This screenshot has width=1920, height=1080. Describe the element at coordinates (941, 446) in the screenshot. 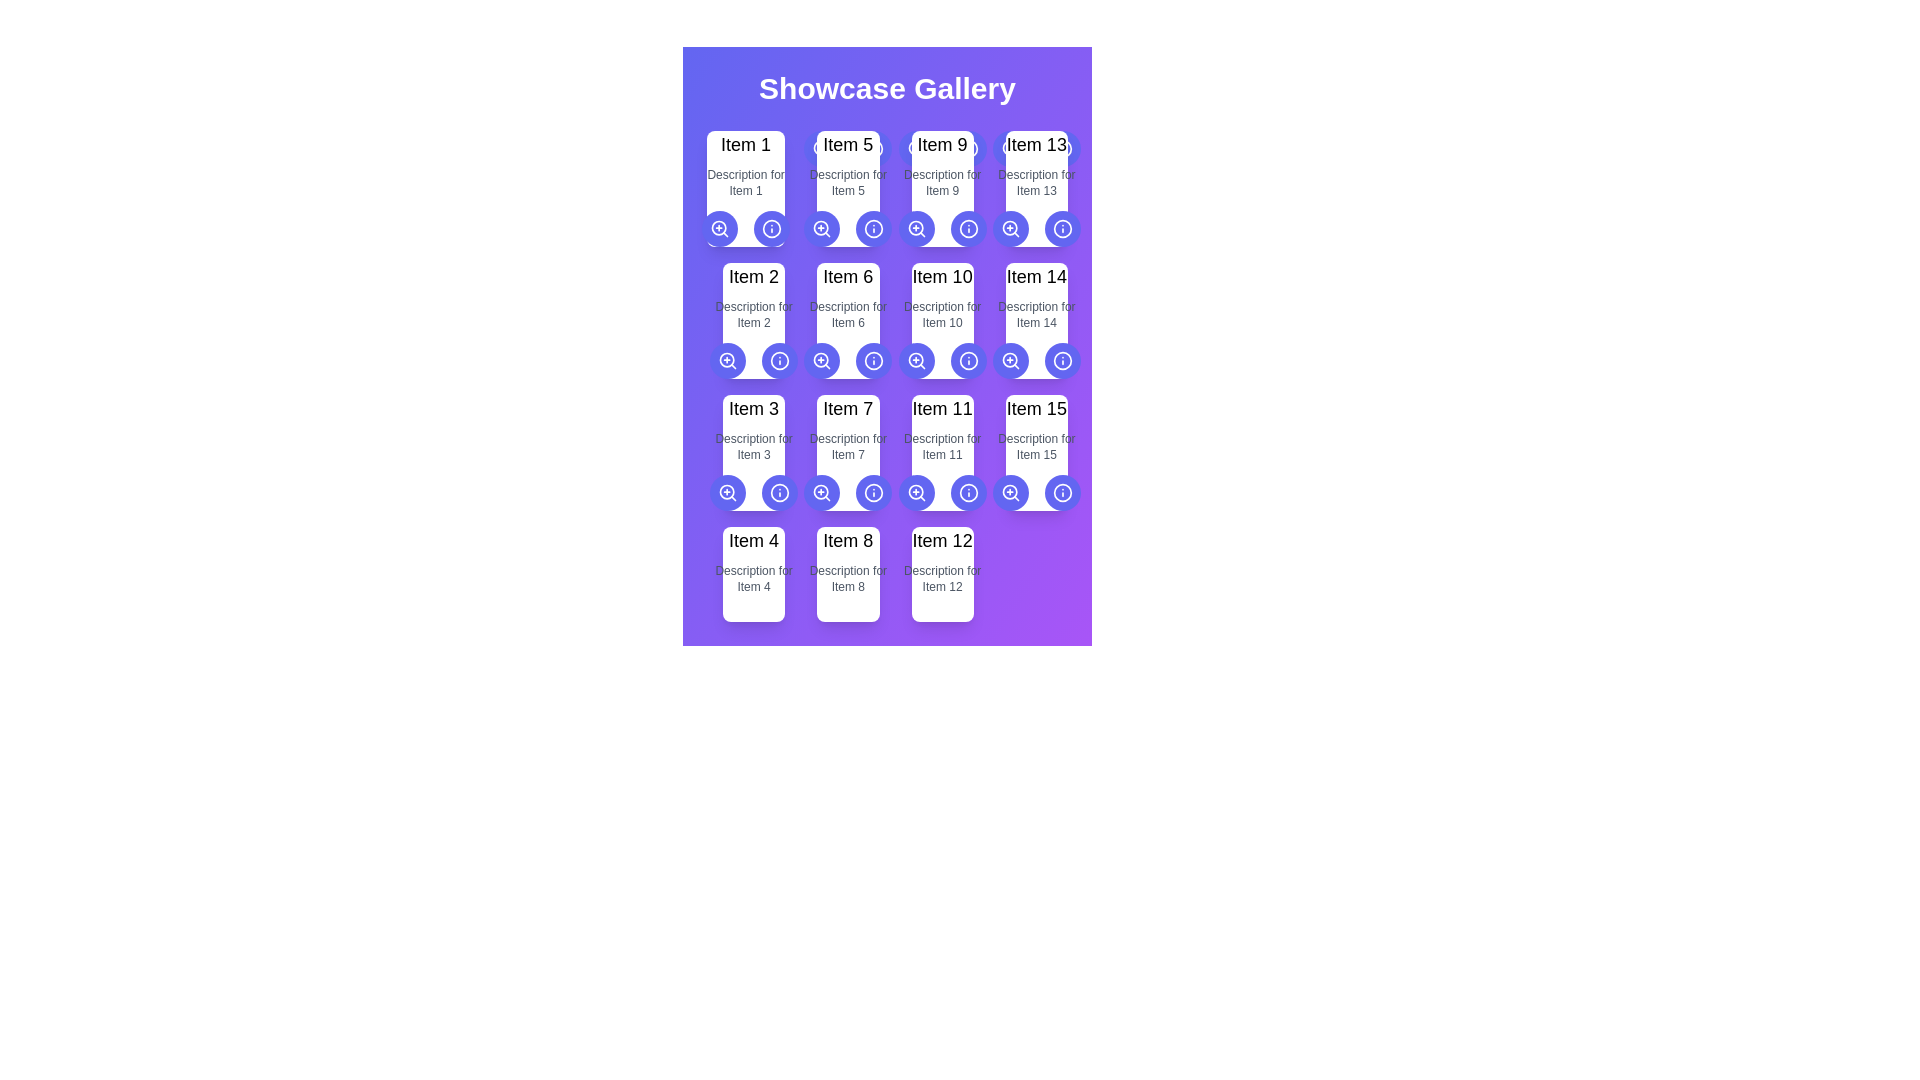

I see `the non-interactive text label providing additional information about 'Item 11', located within the card for 'Item 11'` at that location.